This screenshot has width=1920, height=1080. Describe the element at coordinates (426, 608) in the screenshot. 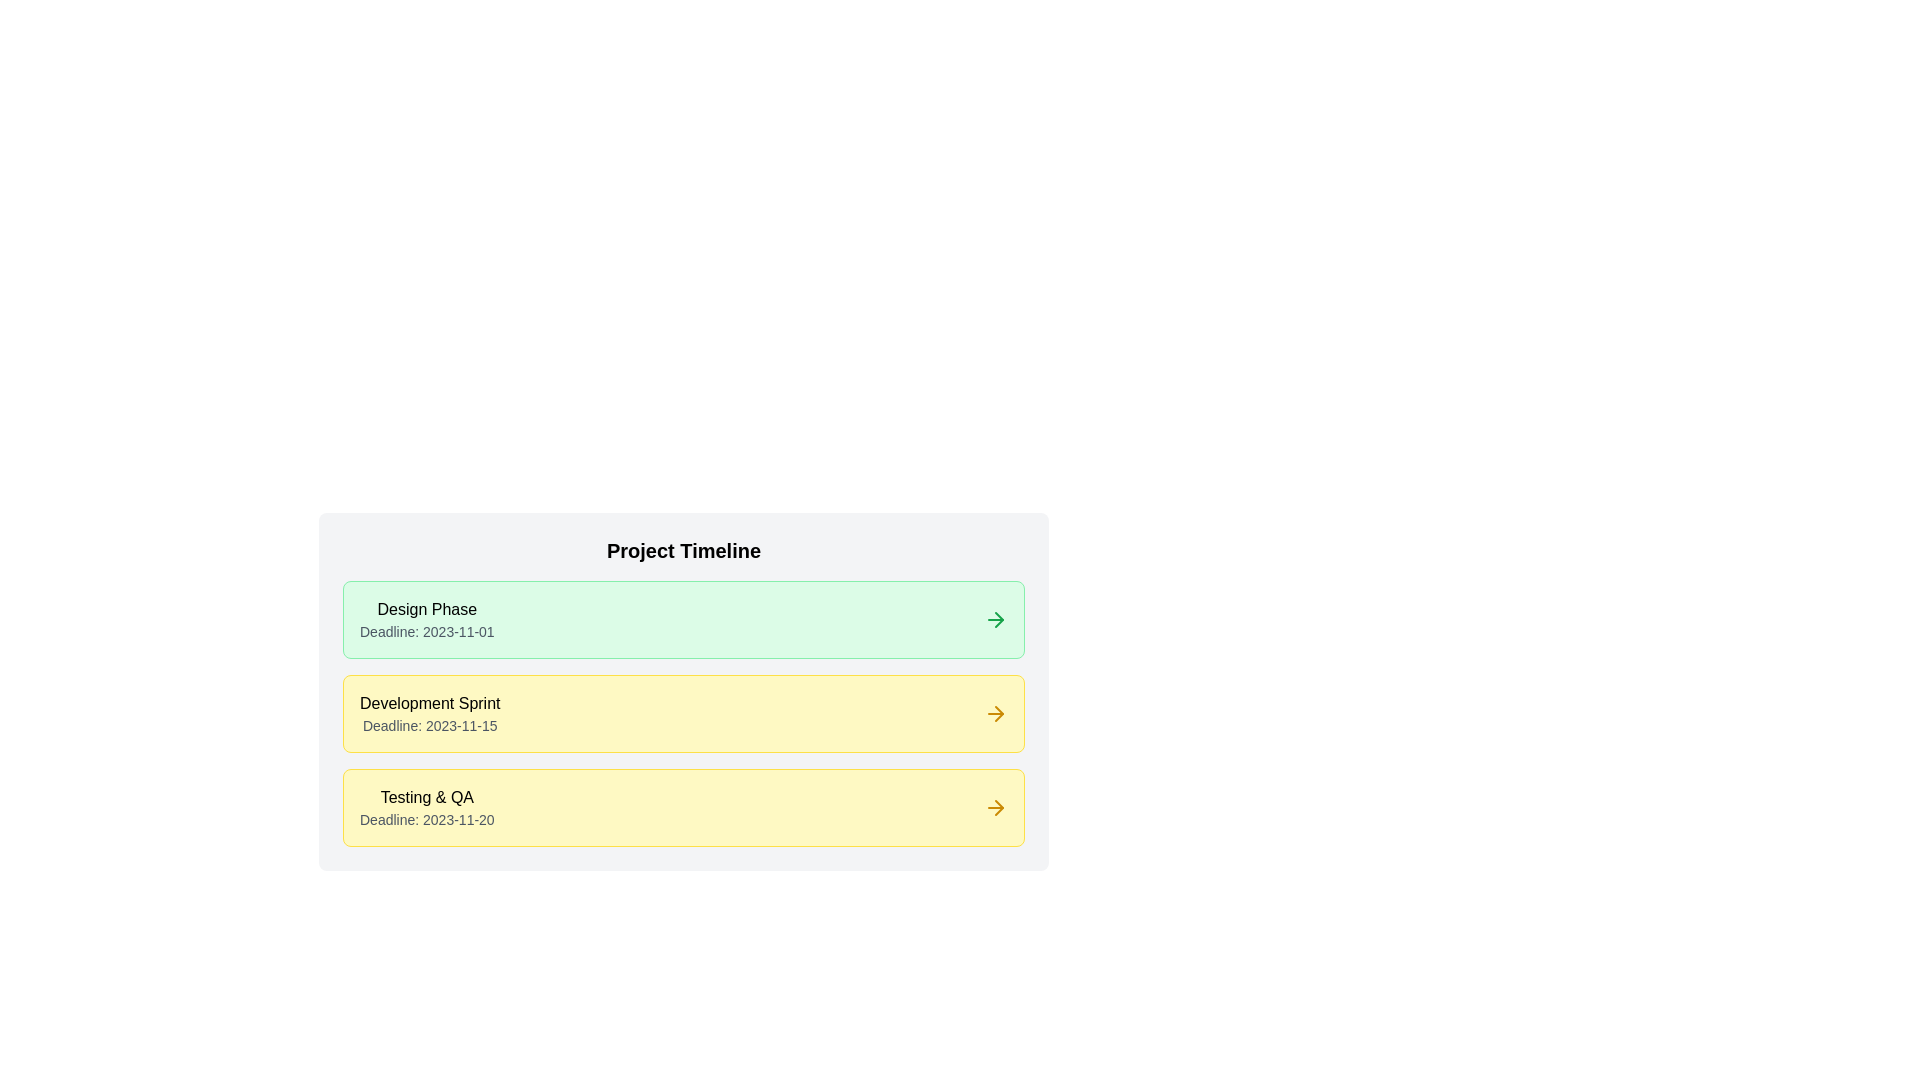

I see `text label displaying 'Design Phase' in bold or medium font located in the topmost card of the project timeline section` at that location.